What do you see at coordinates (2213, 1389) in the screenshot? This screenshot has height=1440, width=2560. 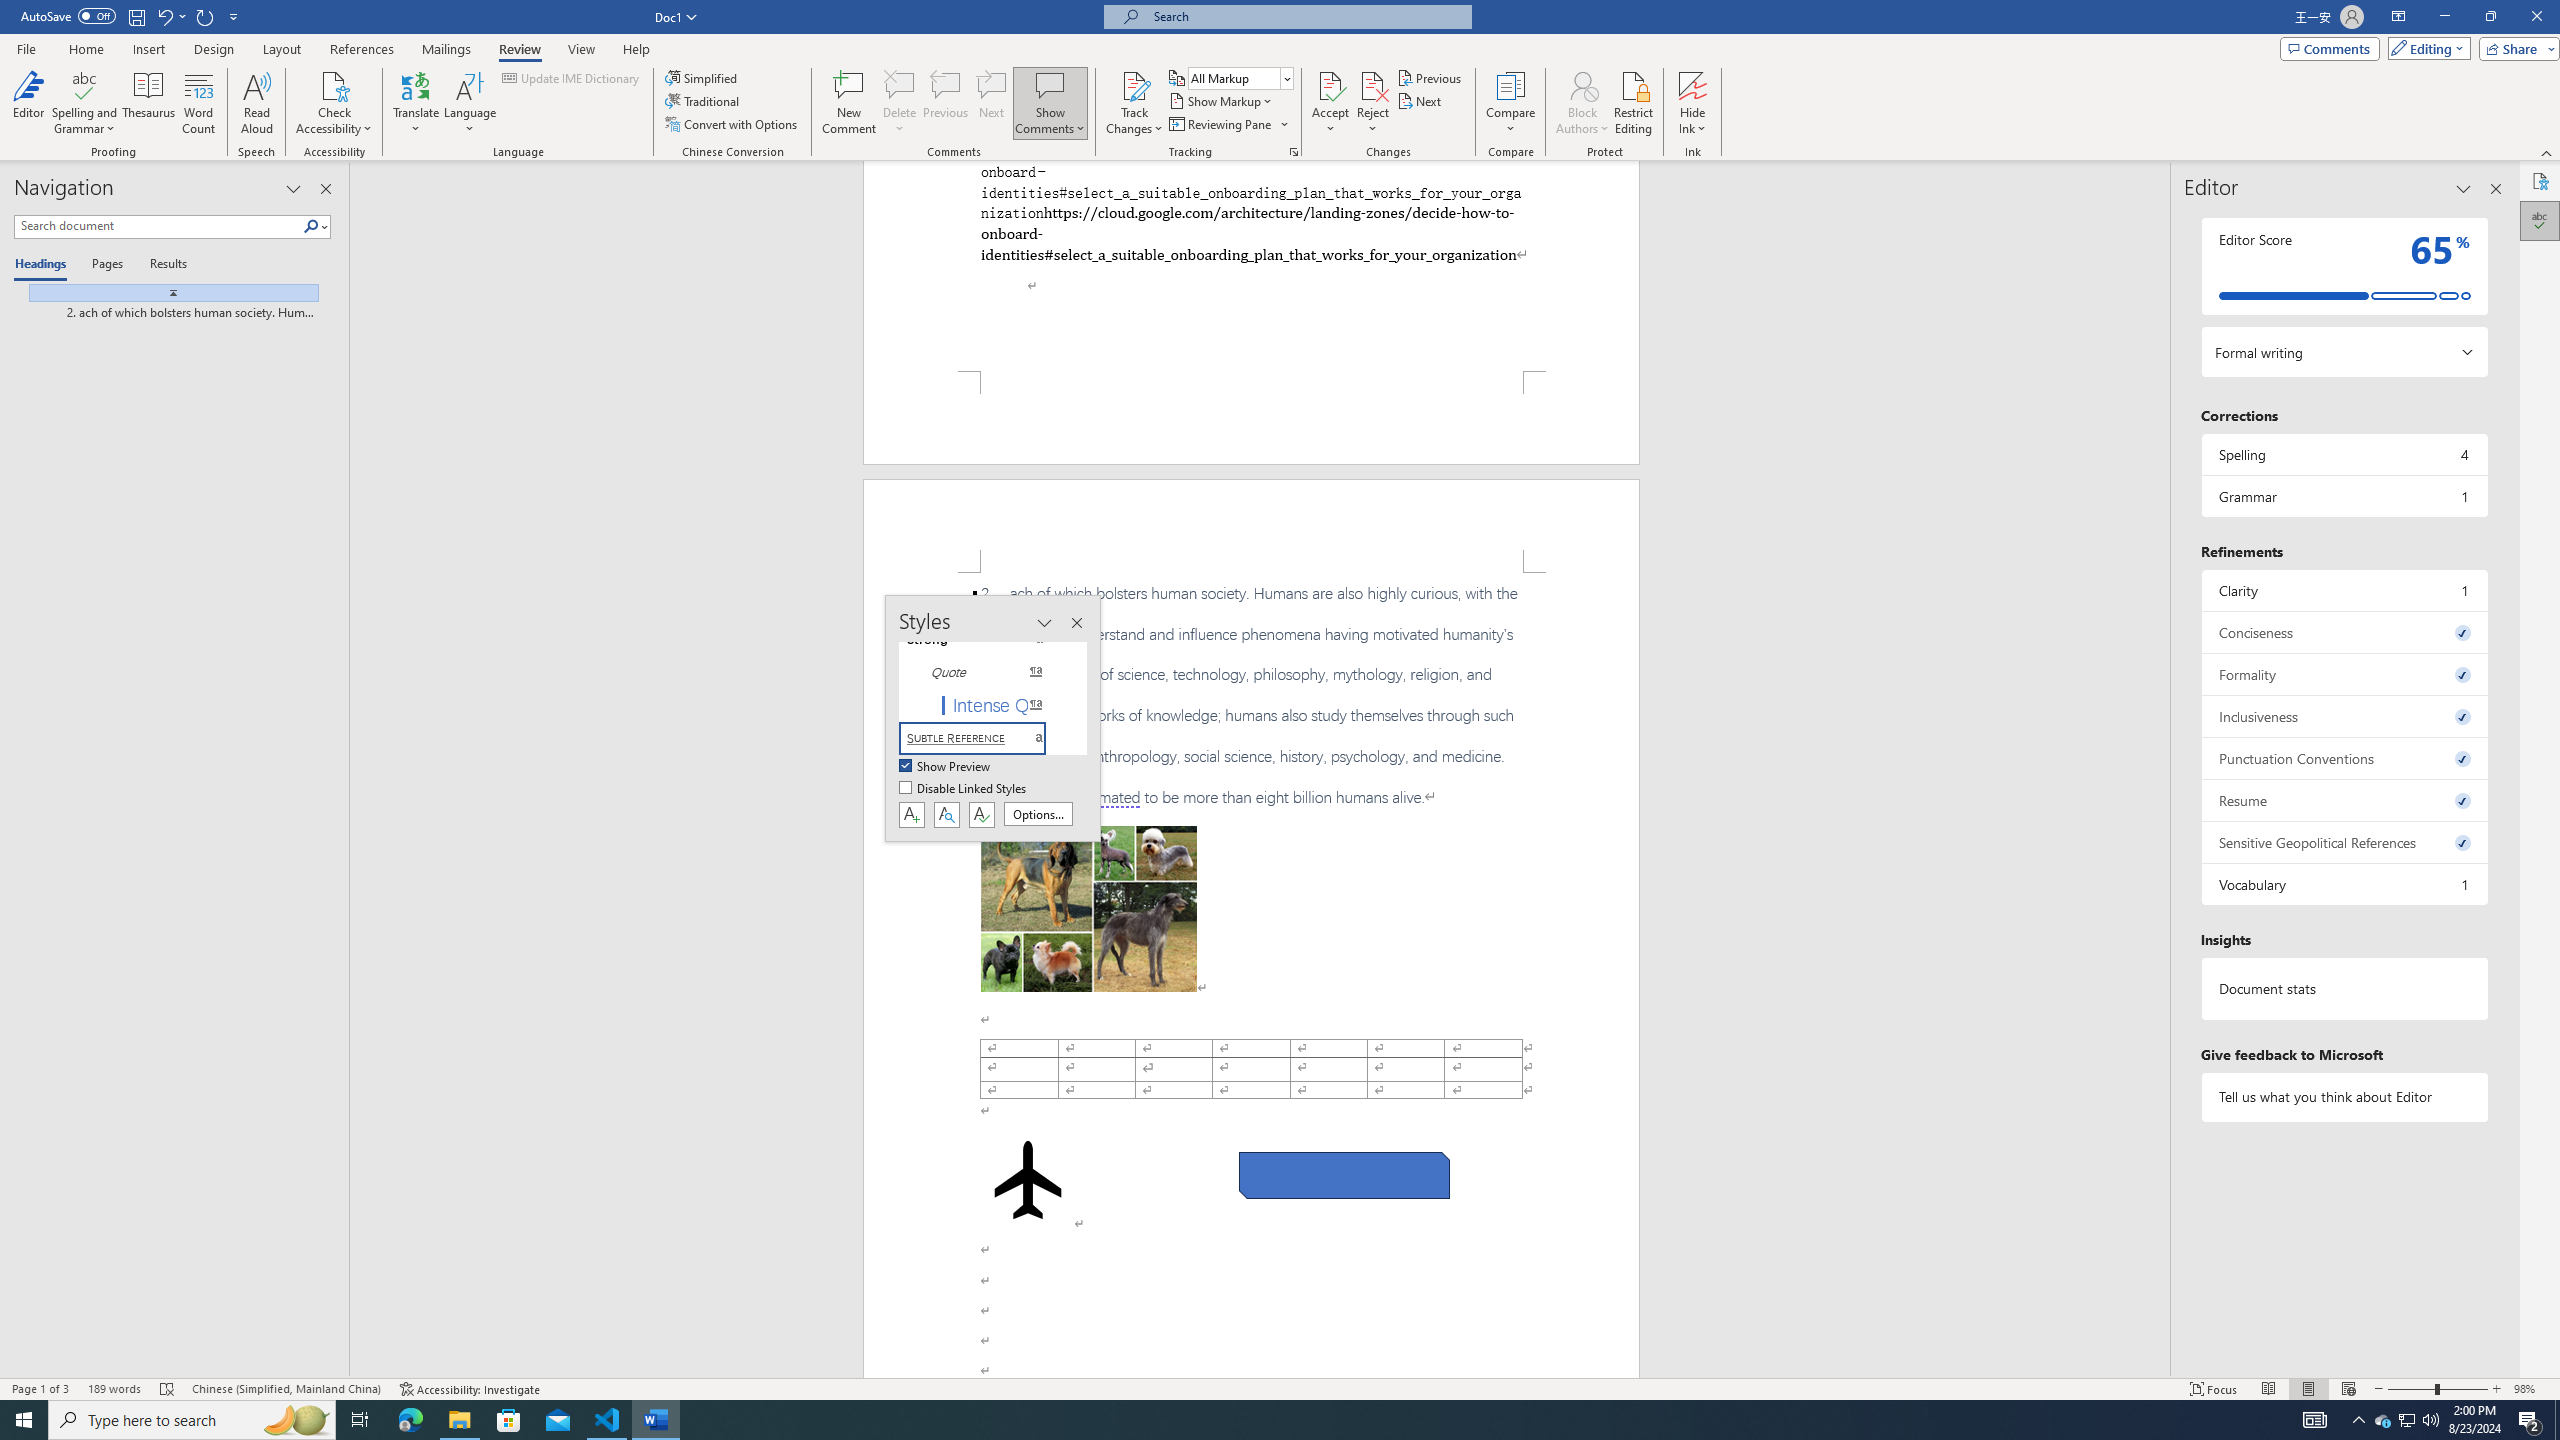 I see `'Focus '` at bounding box center [2213, 1389].